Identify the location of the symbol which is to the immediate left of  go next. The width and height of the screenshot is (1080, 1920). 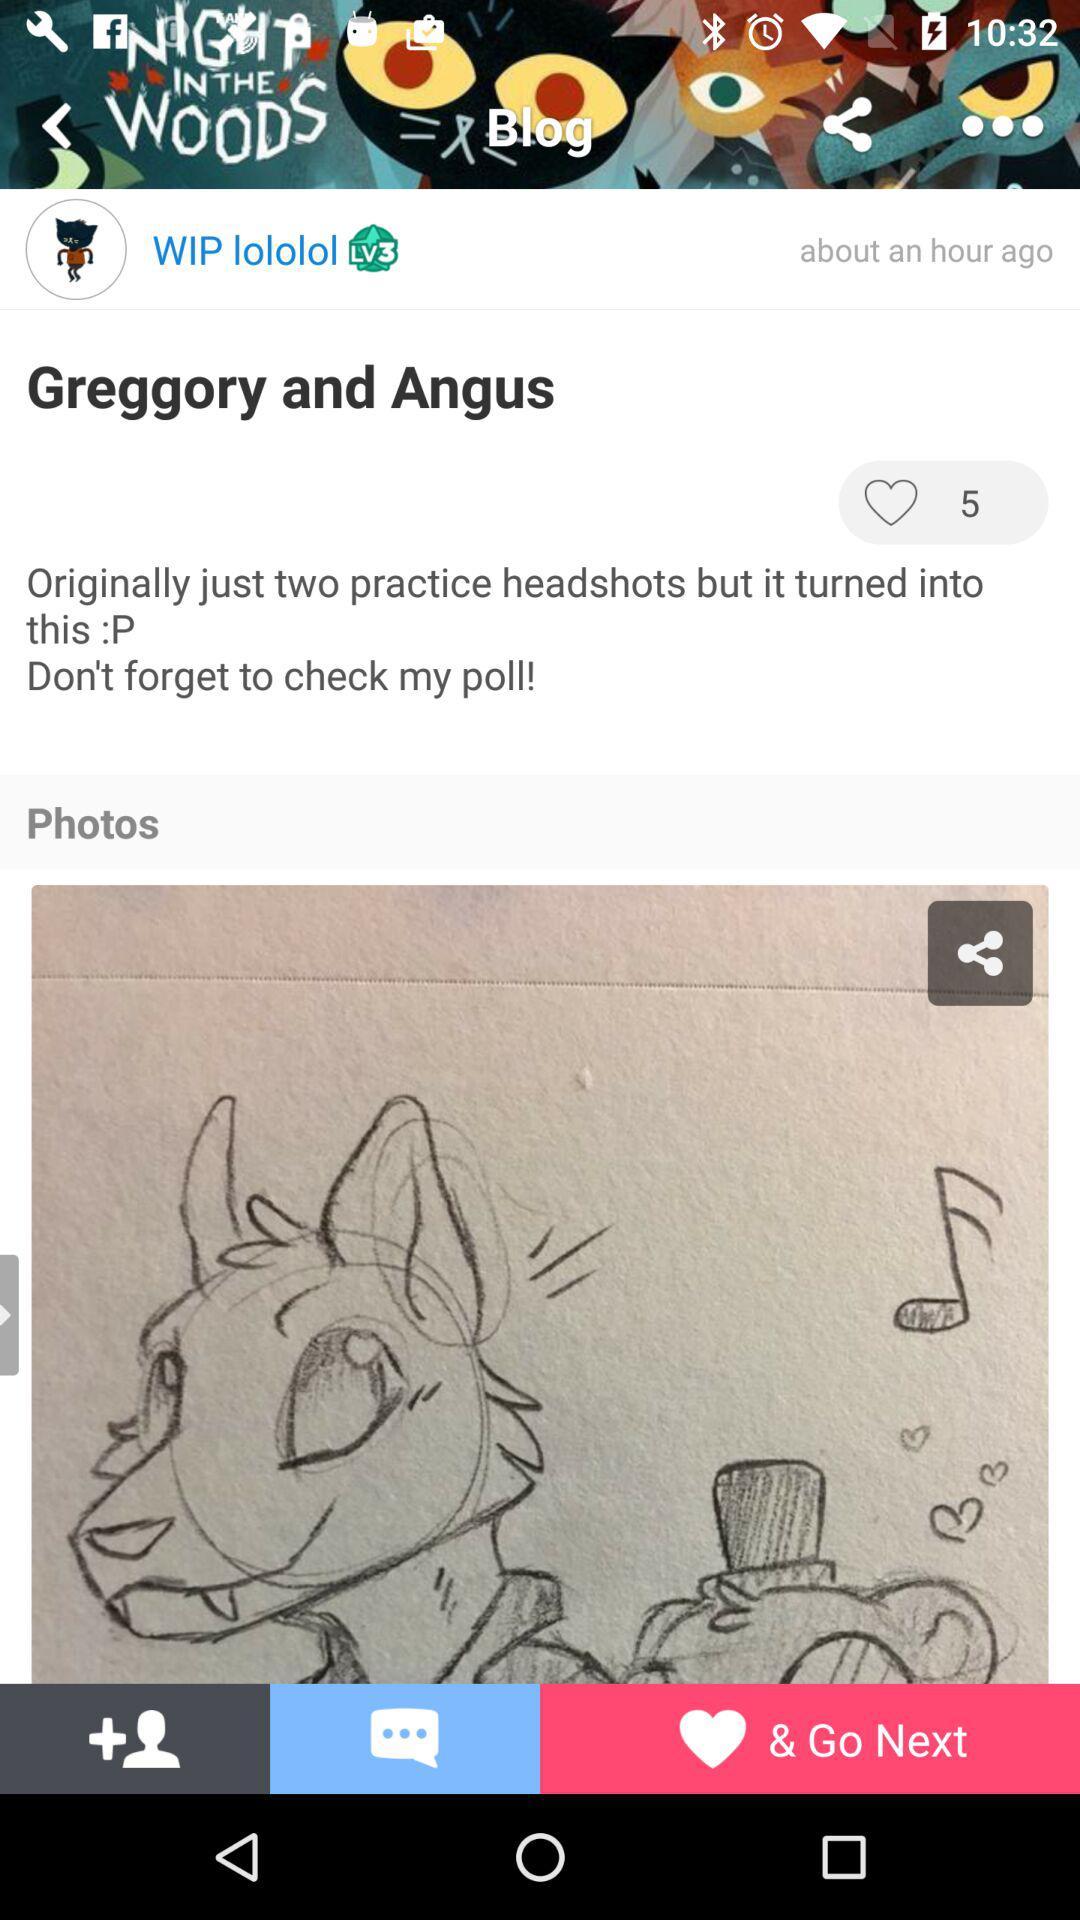
(711, 1737).